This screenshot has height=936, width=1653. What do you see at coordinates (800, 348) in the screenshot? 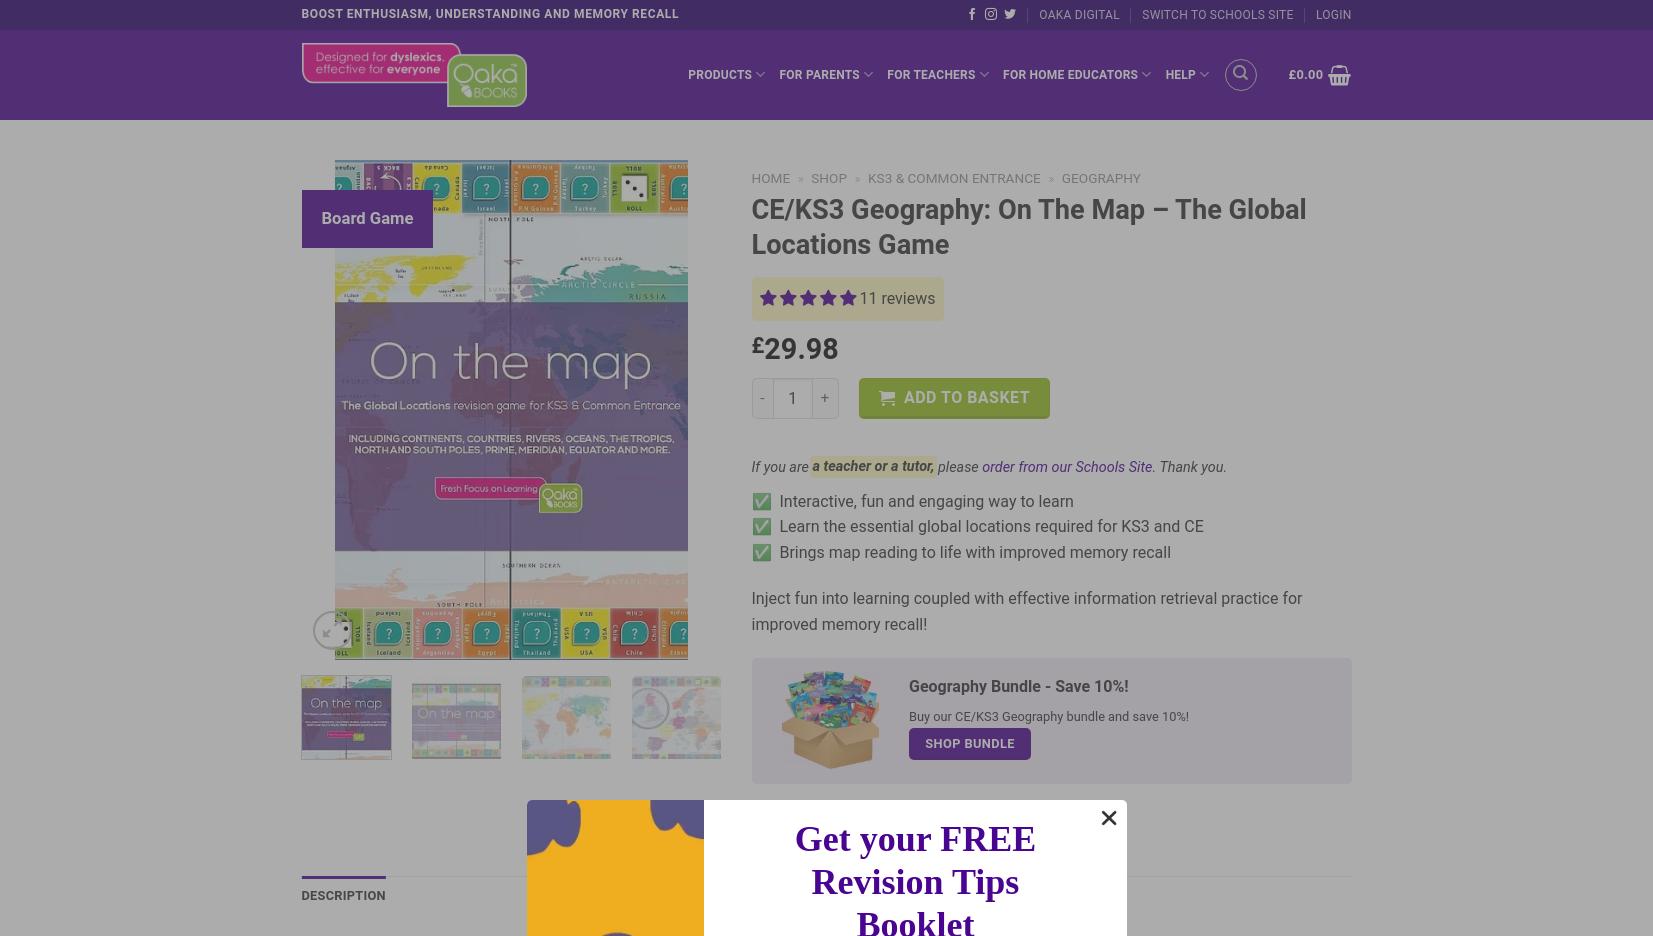
I see `'29.98'` at bounding box center [800, 348].